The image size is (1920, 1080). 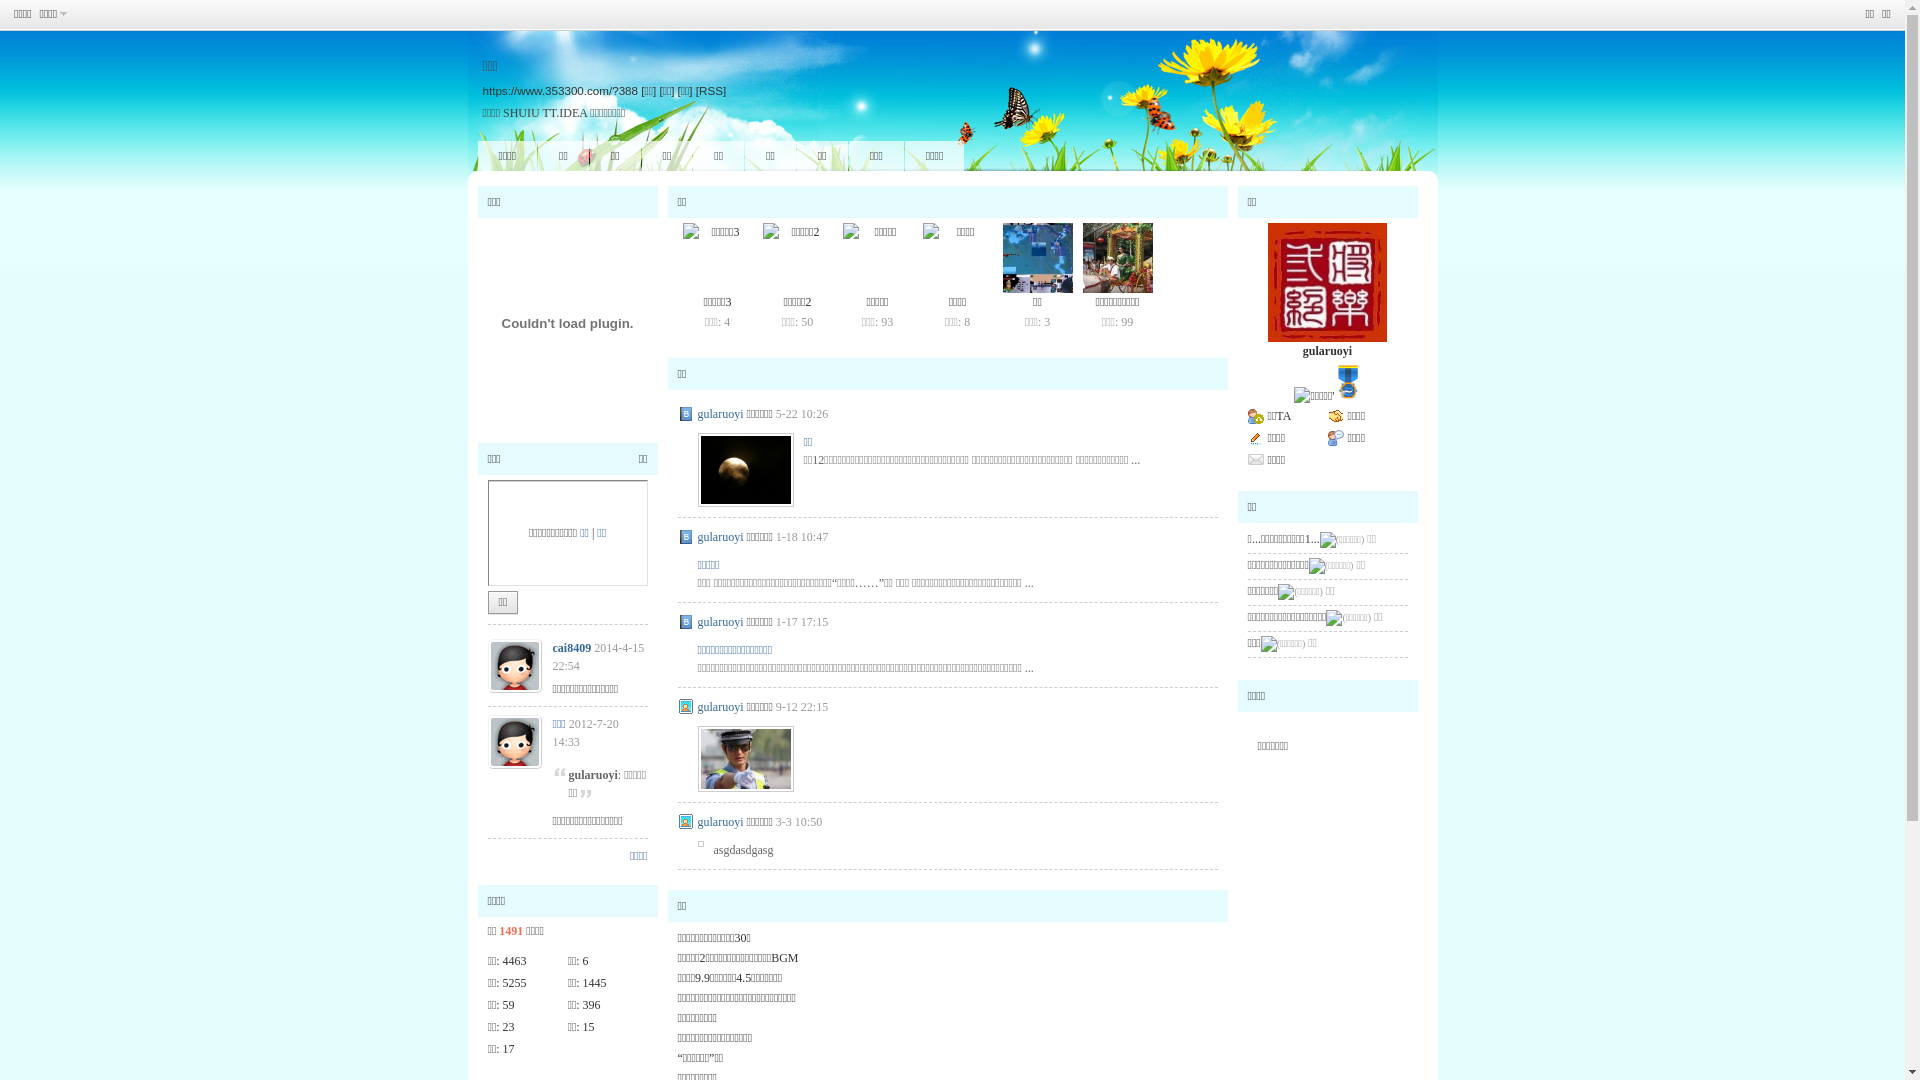 I want to click on '5255', so click(x=514, y=982).